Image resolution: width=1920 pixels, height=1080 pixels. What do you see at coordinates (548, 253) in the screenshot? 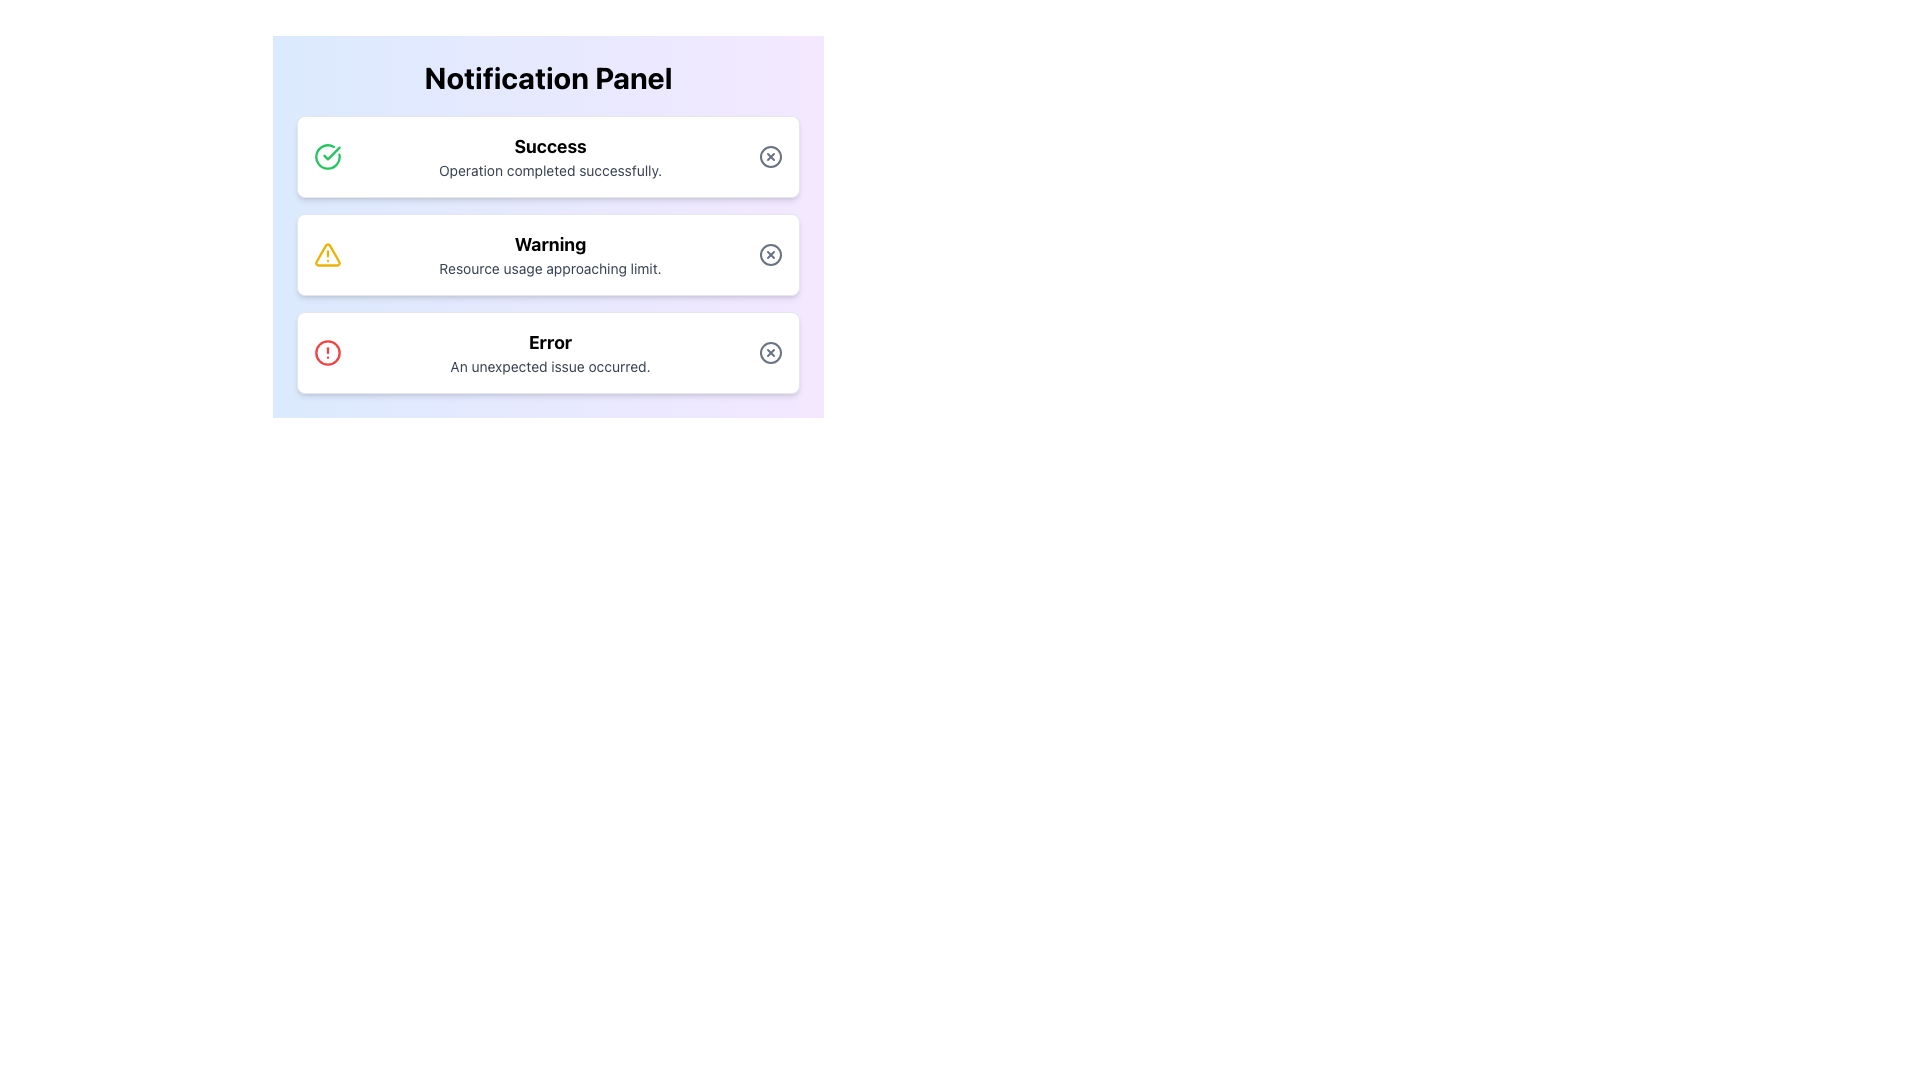
I see `the Notification box that conveys a warning about resource usage nearing its limit, positioned between 'Success' and 'Error' notifications in the Notification Panel` at bounding box center [548, 253].